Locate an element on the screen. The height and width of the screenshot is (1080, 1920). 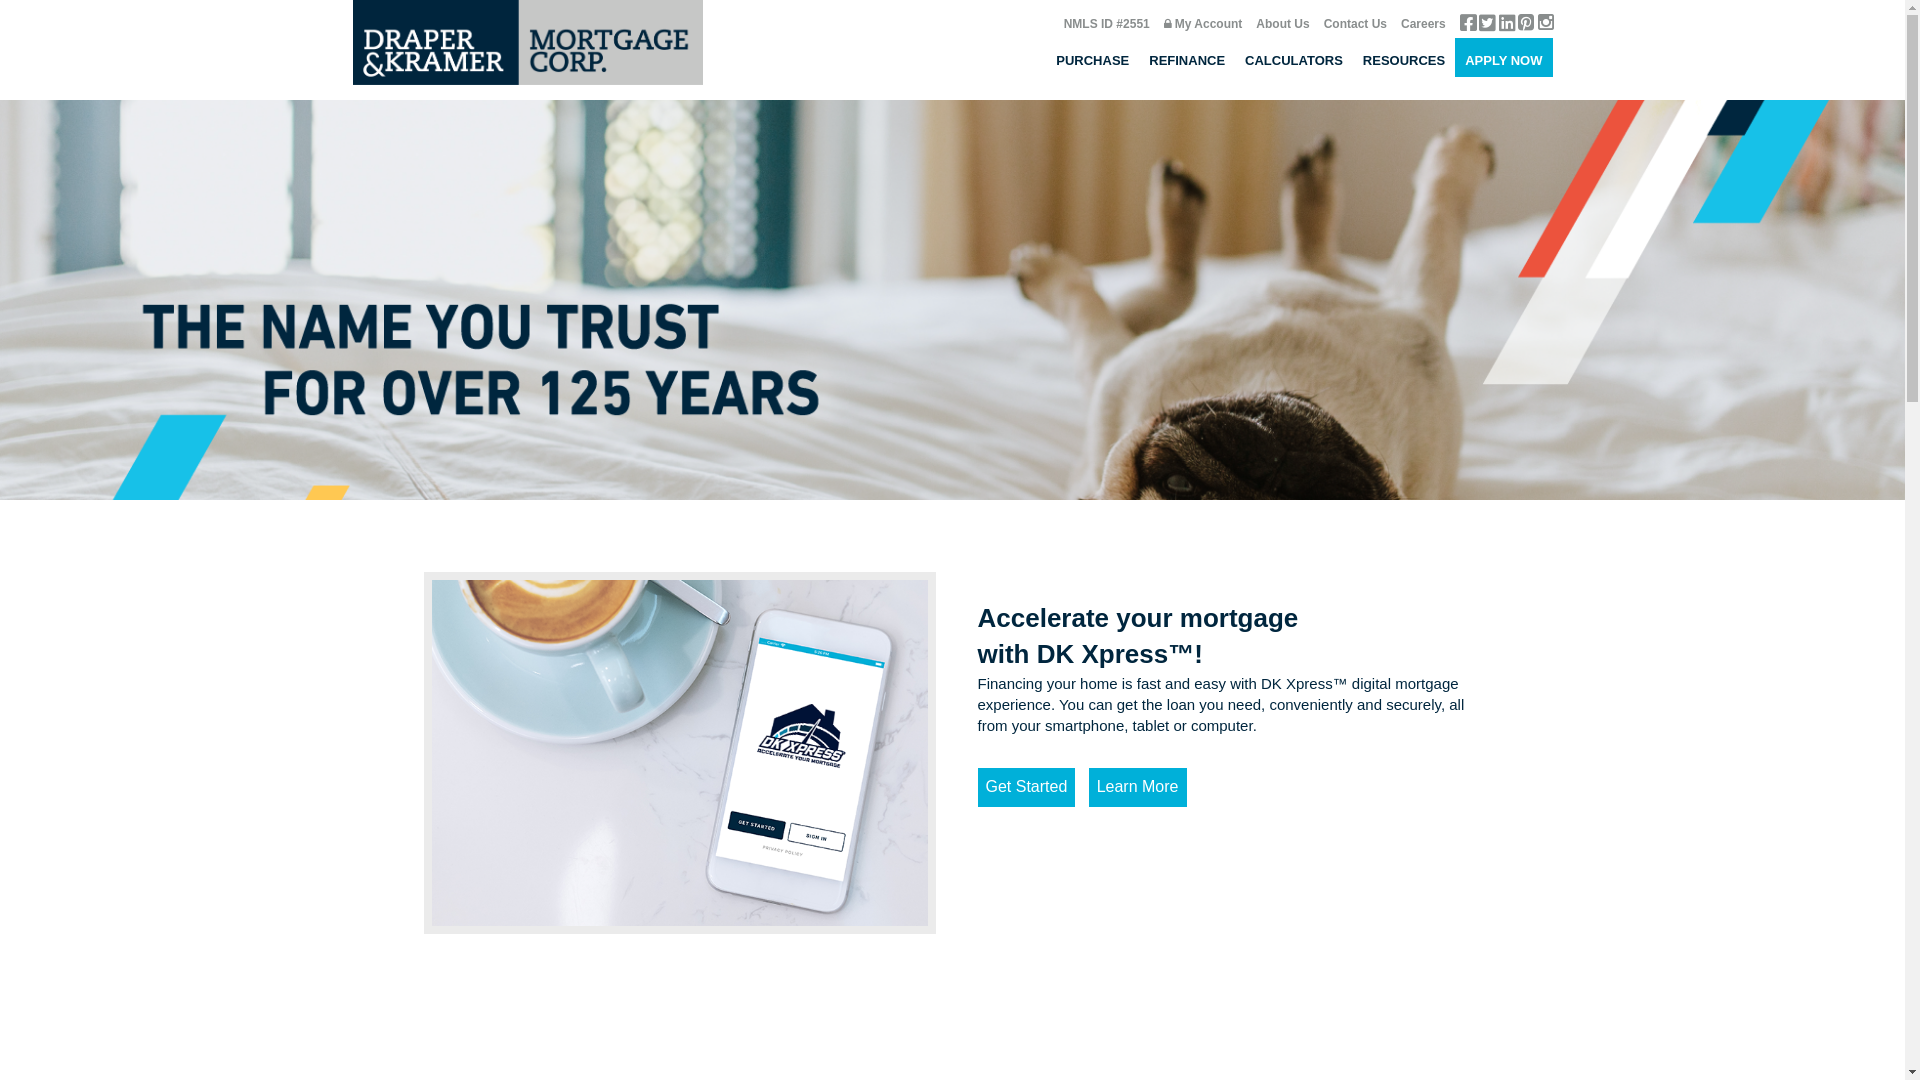
'RESOURCES' is located at coordinates (1402, 56).